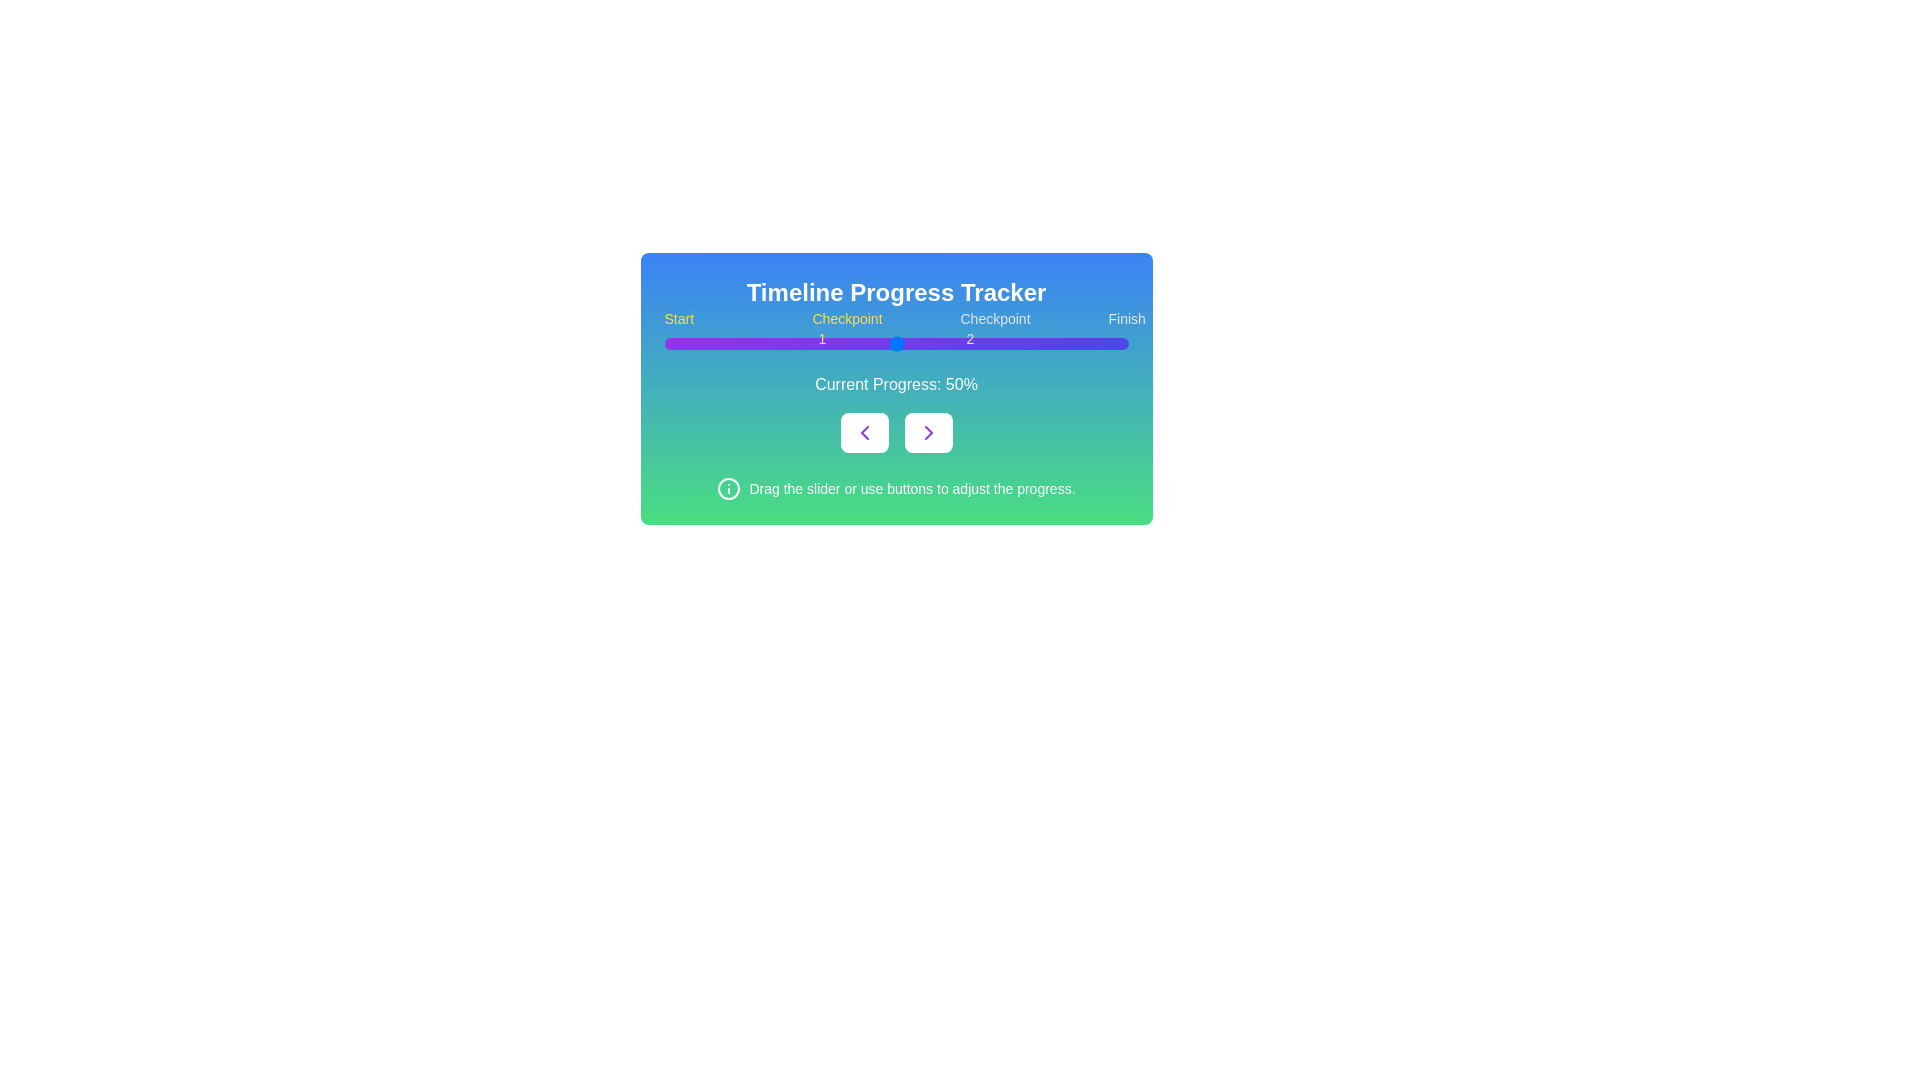 This screenshot has width=1920, height=1080. I want to click on progress on the slider, so click(1053, 342).